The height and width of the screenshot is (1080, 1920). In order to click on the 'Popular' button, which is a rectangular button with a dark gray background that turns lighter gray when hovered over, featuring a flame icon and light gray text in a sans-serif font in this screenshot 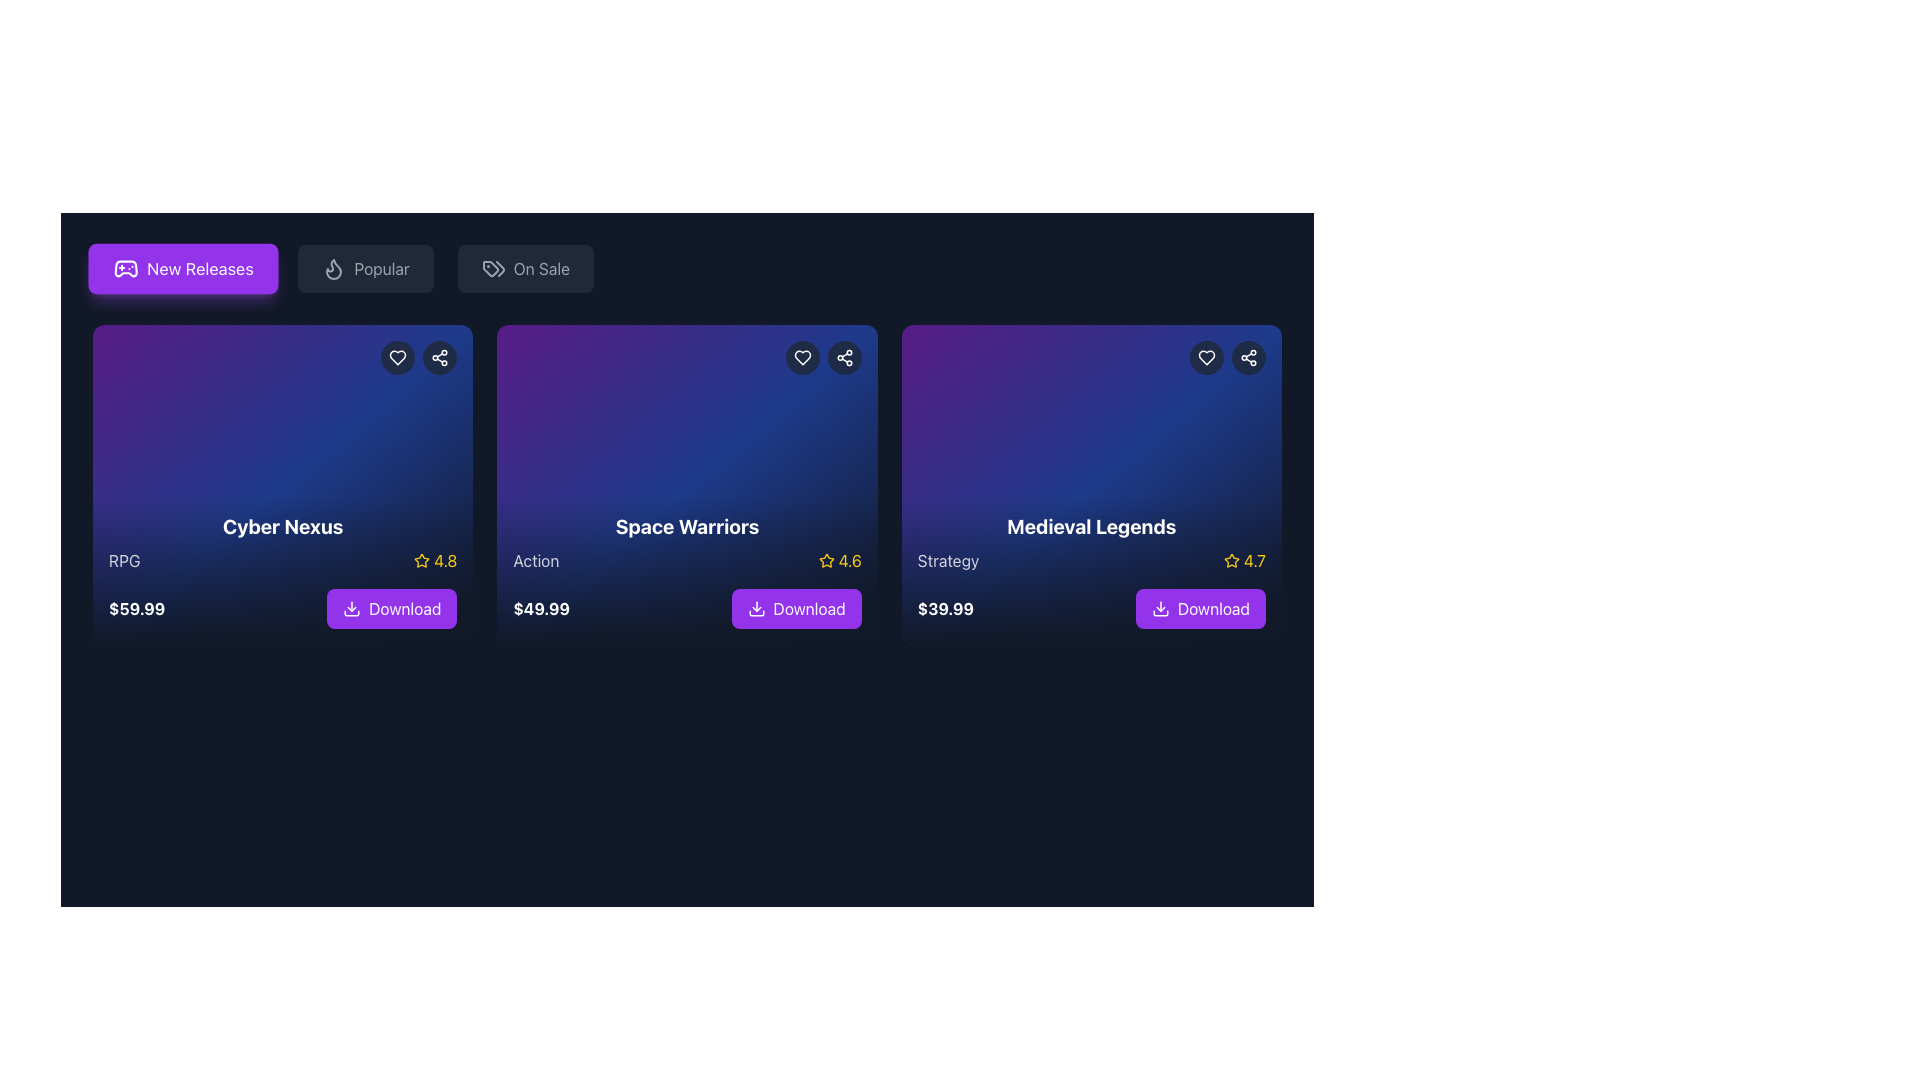, I will do `click(366, 268)`.